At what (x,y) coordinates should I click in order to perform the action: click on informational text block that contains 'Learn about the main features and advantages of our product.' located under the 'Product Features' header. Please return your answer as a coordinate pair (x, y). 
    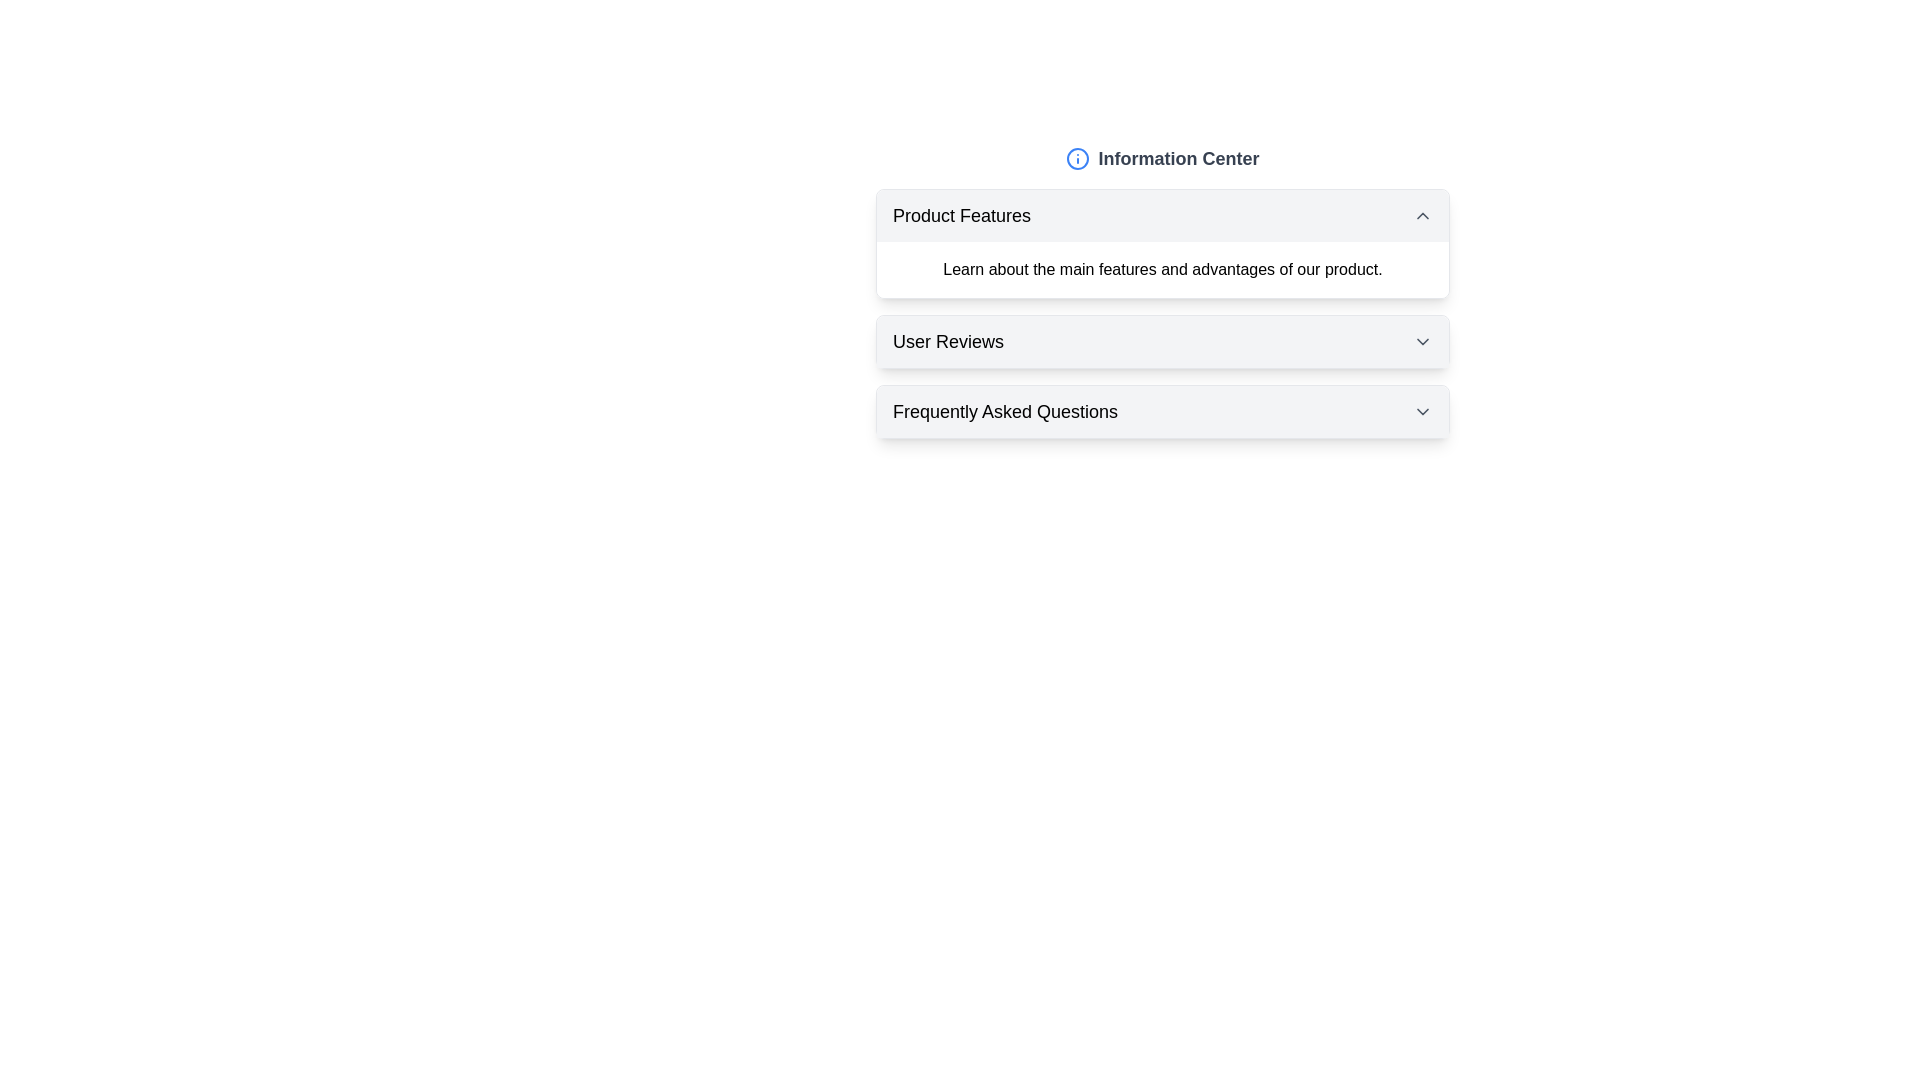
    Looking at the image, I should click on (1162, 270).